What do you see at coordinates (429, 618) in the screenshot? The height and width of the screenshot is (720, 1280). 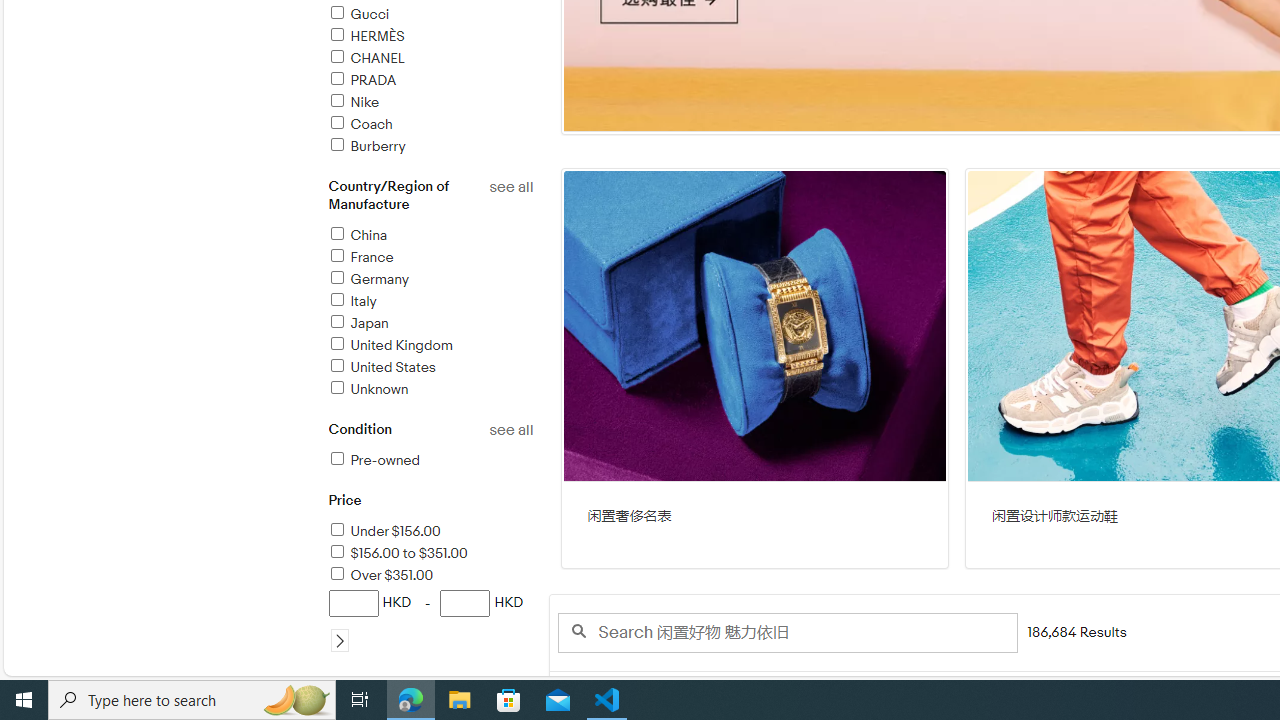 I see `'HKD-HKD'` at bounding box center [429, 618].